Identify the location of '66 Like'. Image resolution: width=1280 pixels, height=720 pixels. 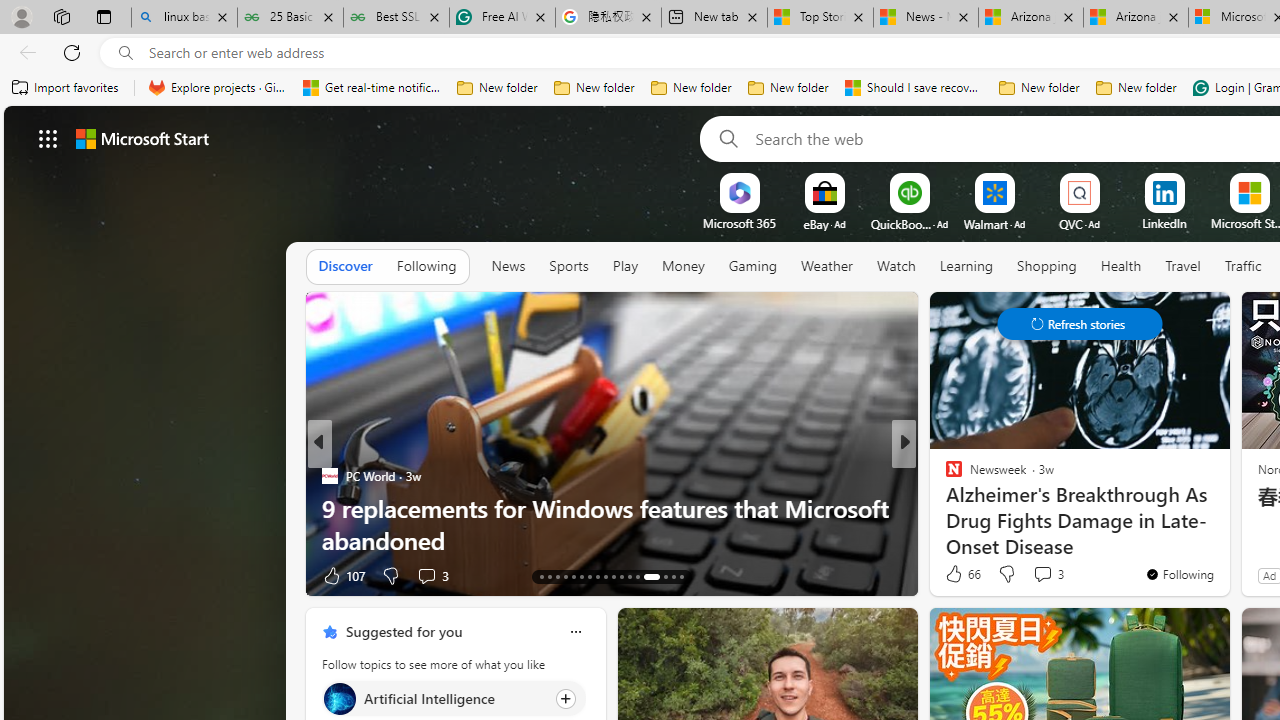
(961, 574).